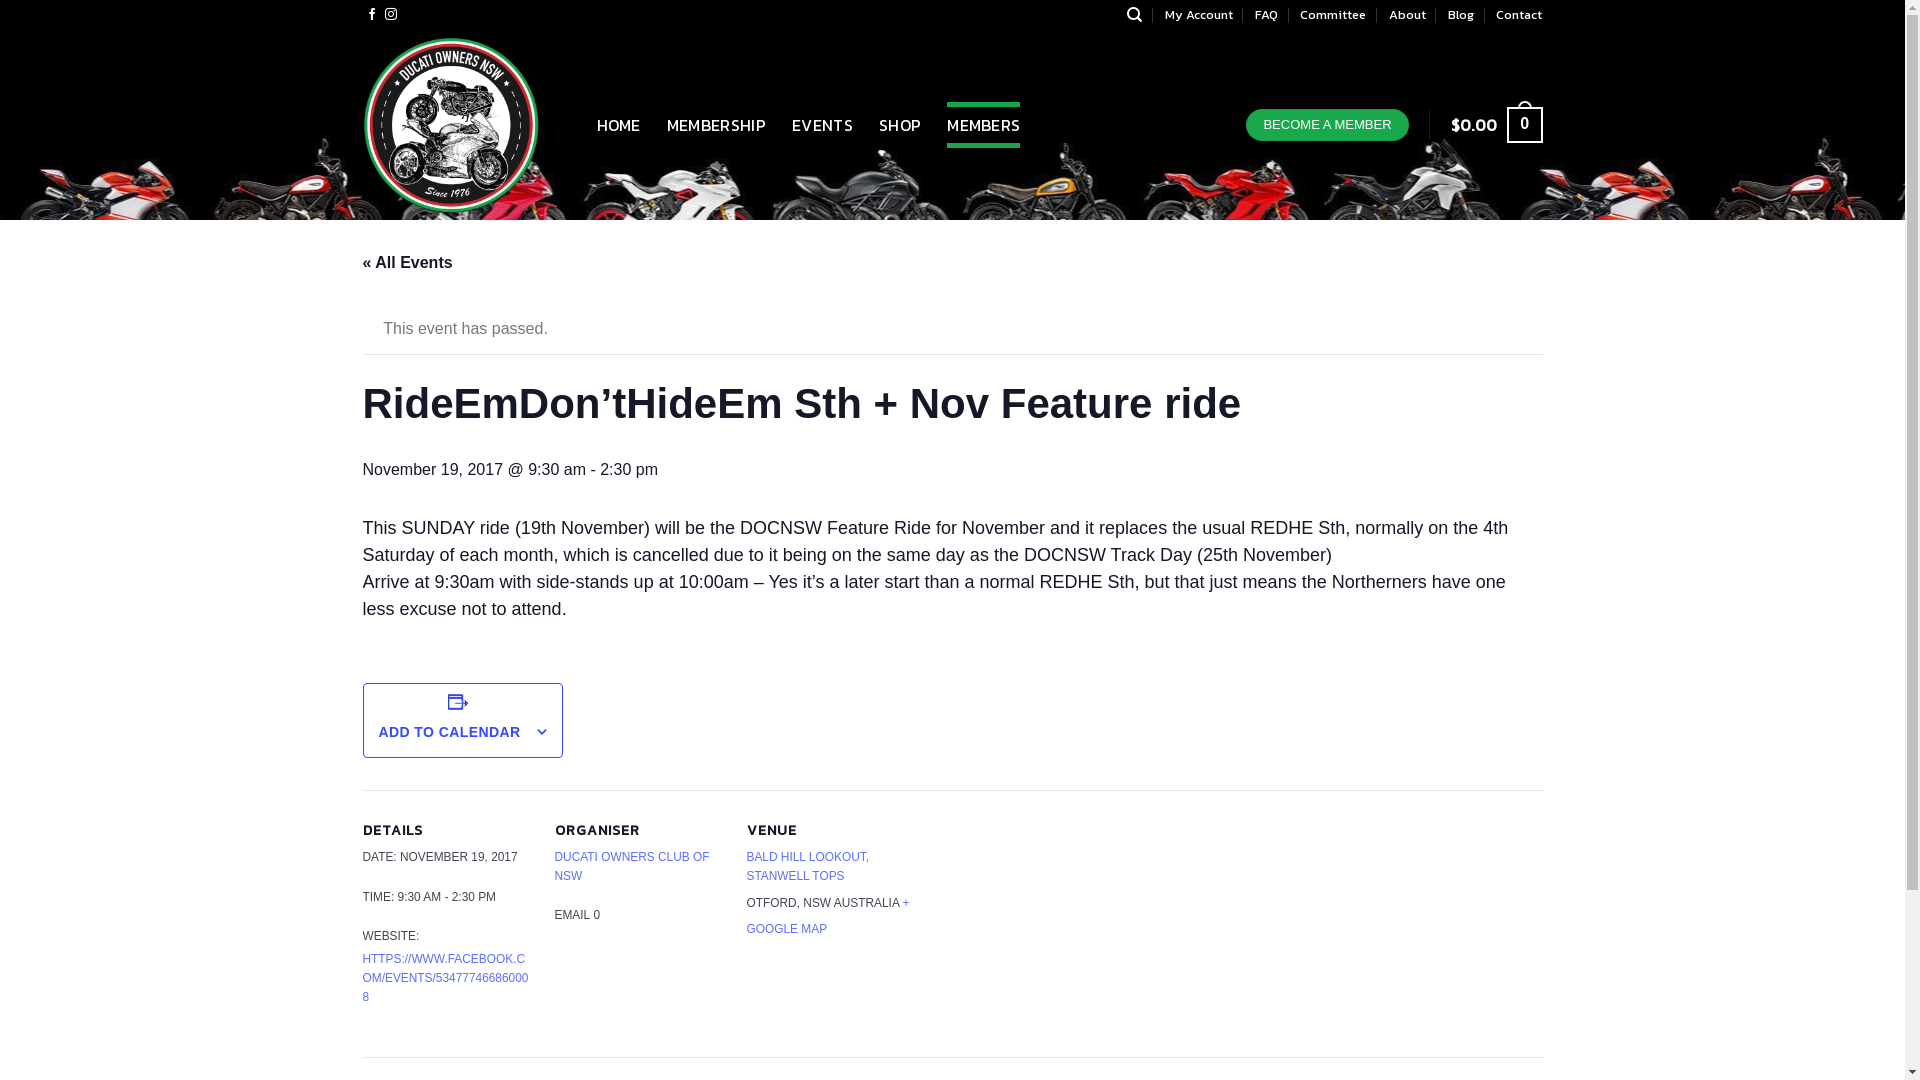  I want to click on 'EVENTS', so click(822, 124).